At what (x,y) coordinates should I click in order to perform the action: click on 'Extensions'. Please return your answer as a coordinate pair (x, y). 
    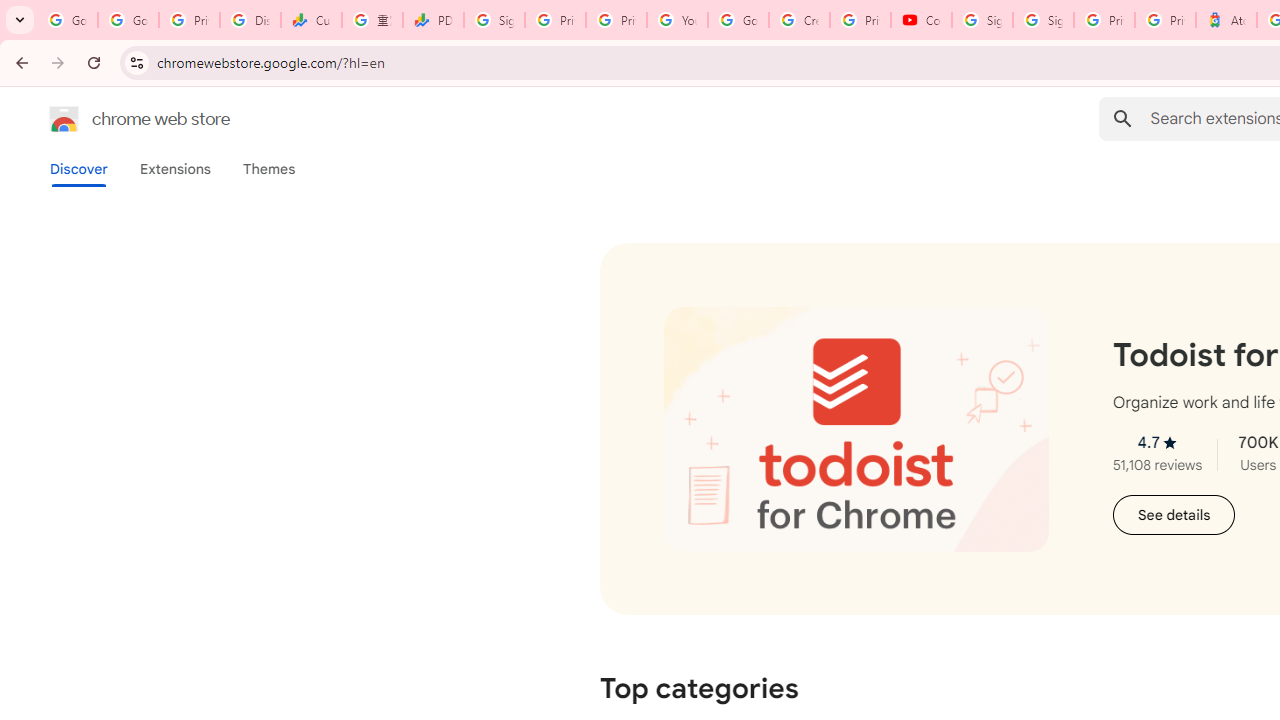
    Looking at the image, I should click on (174, 168).